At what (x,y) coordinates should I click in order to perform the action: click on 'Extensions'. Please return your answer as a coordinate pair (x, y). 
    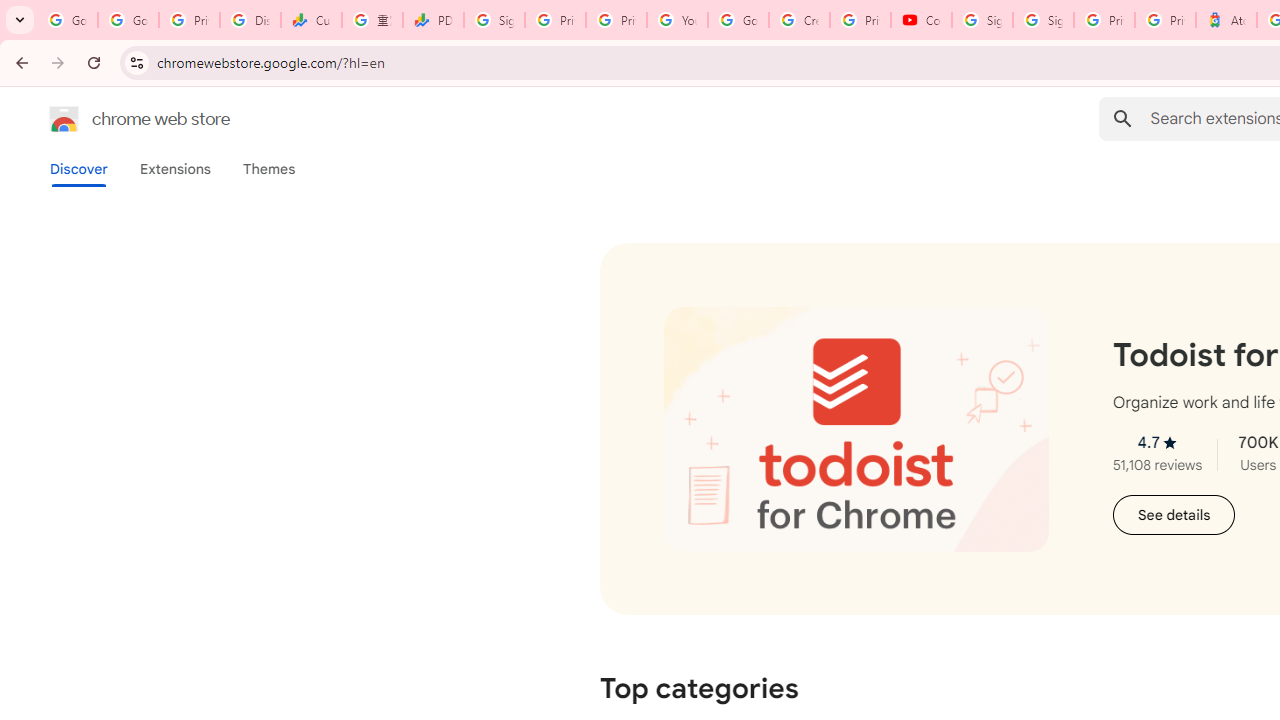
    Looking at the image, I should click on (174, 168).